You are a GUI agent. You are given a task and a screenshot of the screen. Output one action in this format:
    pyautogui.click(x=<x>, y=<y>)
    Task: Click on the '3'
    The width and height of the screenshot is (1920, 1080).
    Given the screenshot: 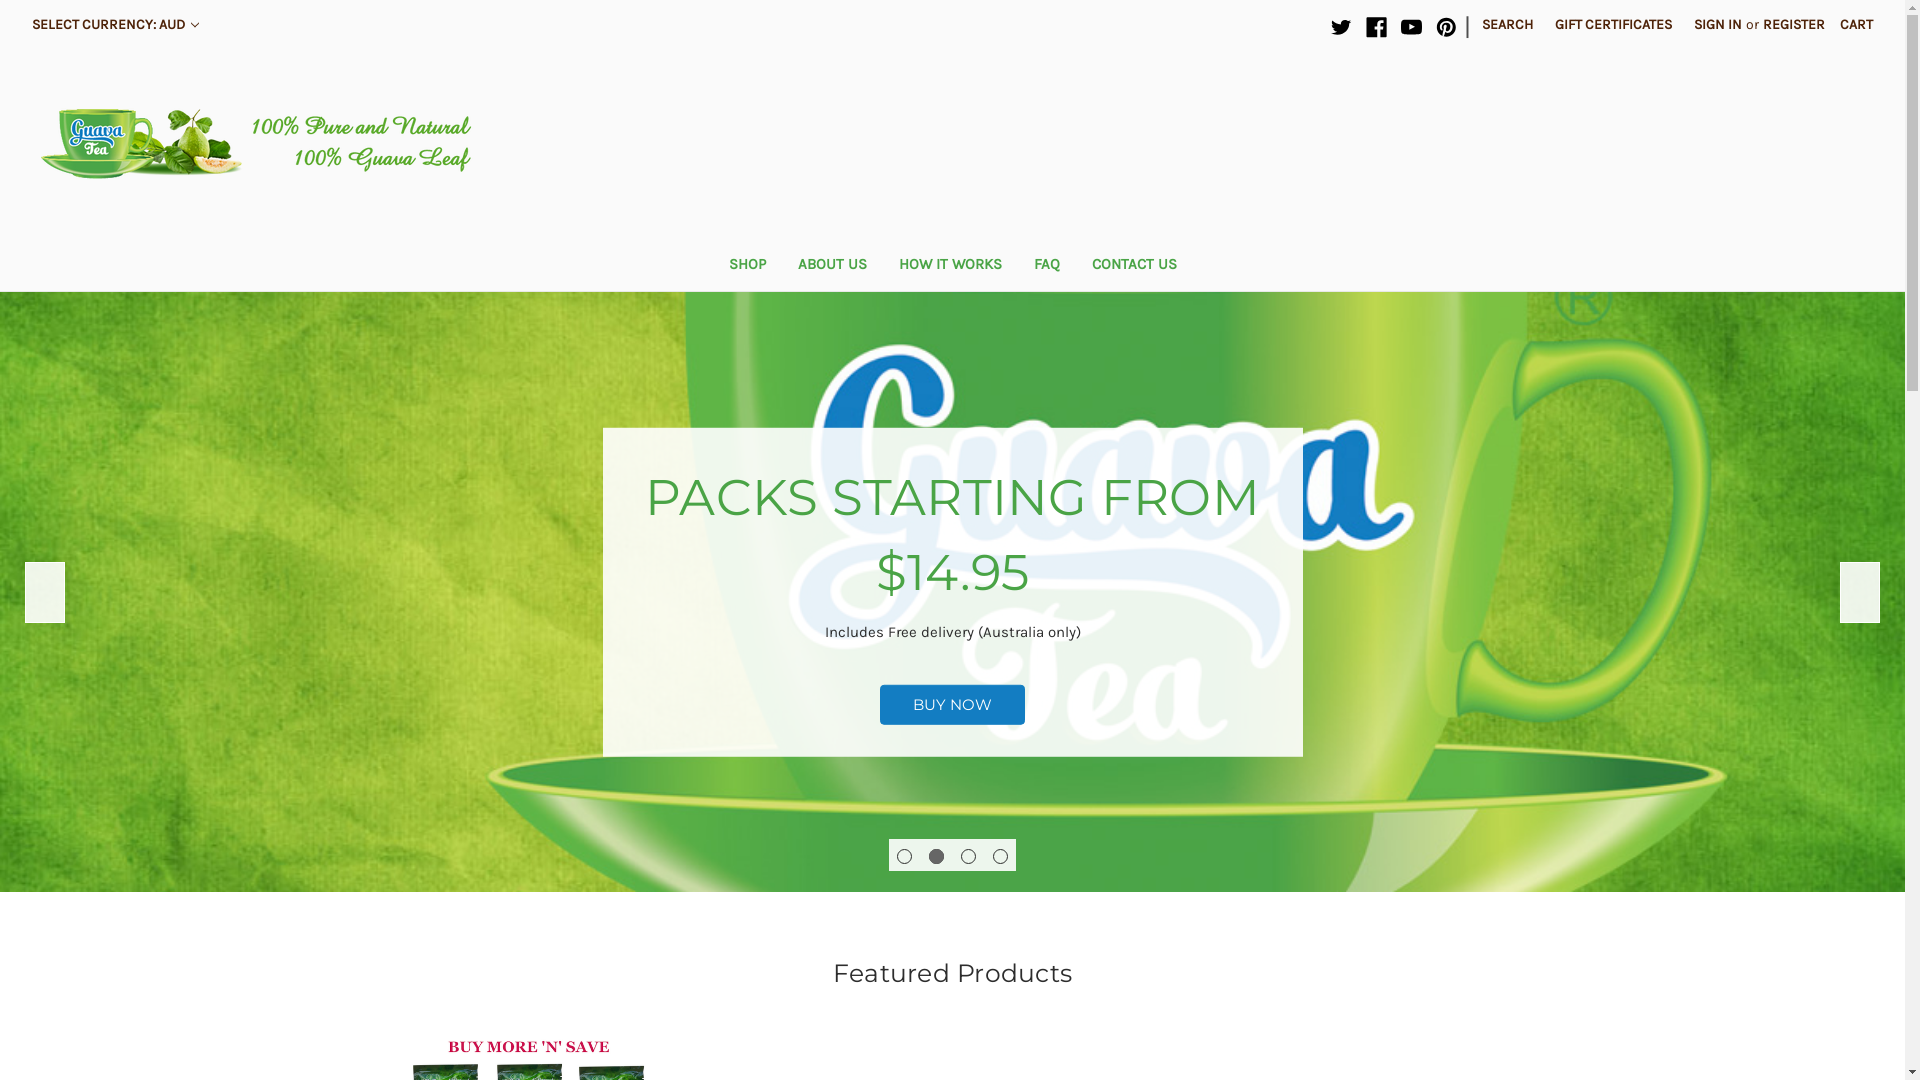 What is the action you would take?
    pyautogui.click(x=968, y=855)
    